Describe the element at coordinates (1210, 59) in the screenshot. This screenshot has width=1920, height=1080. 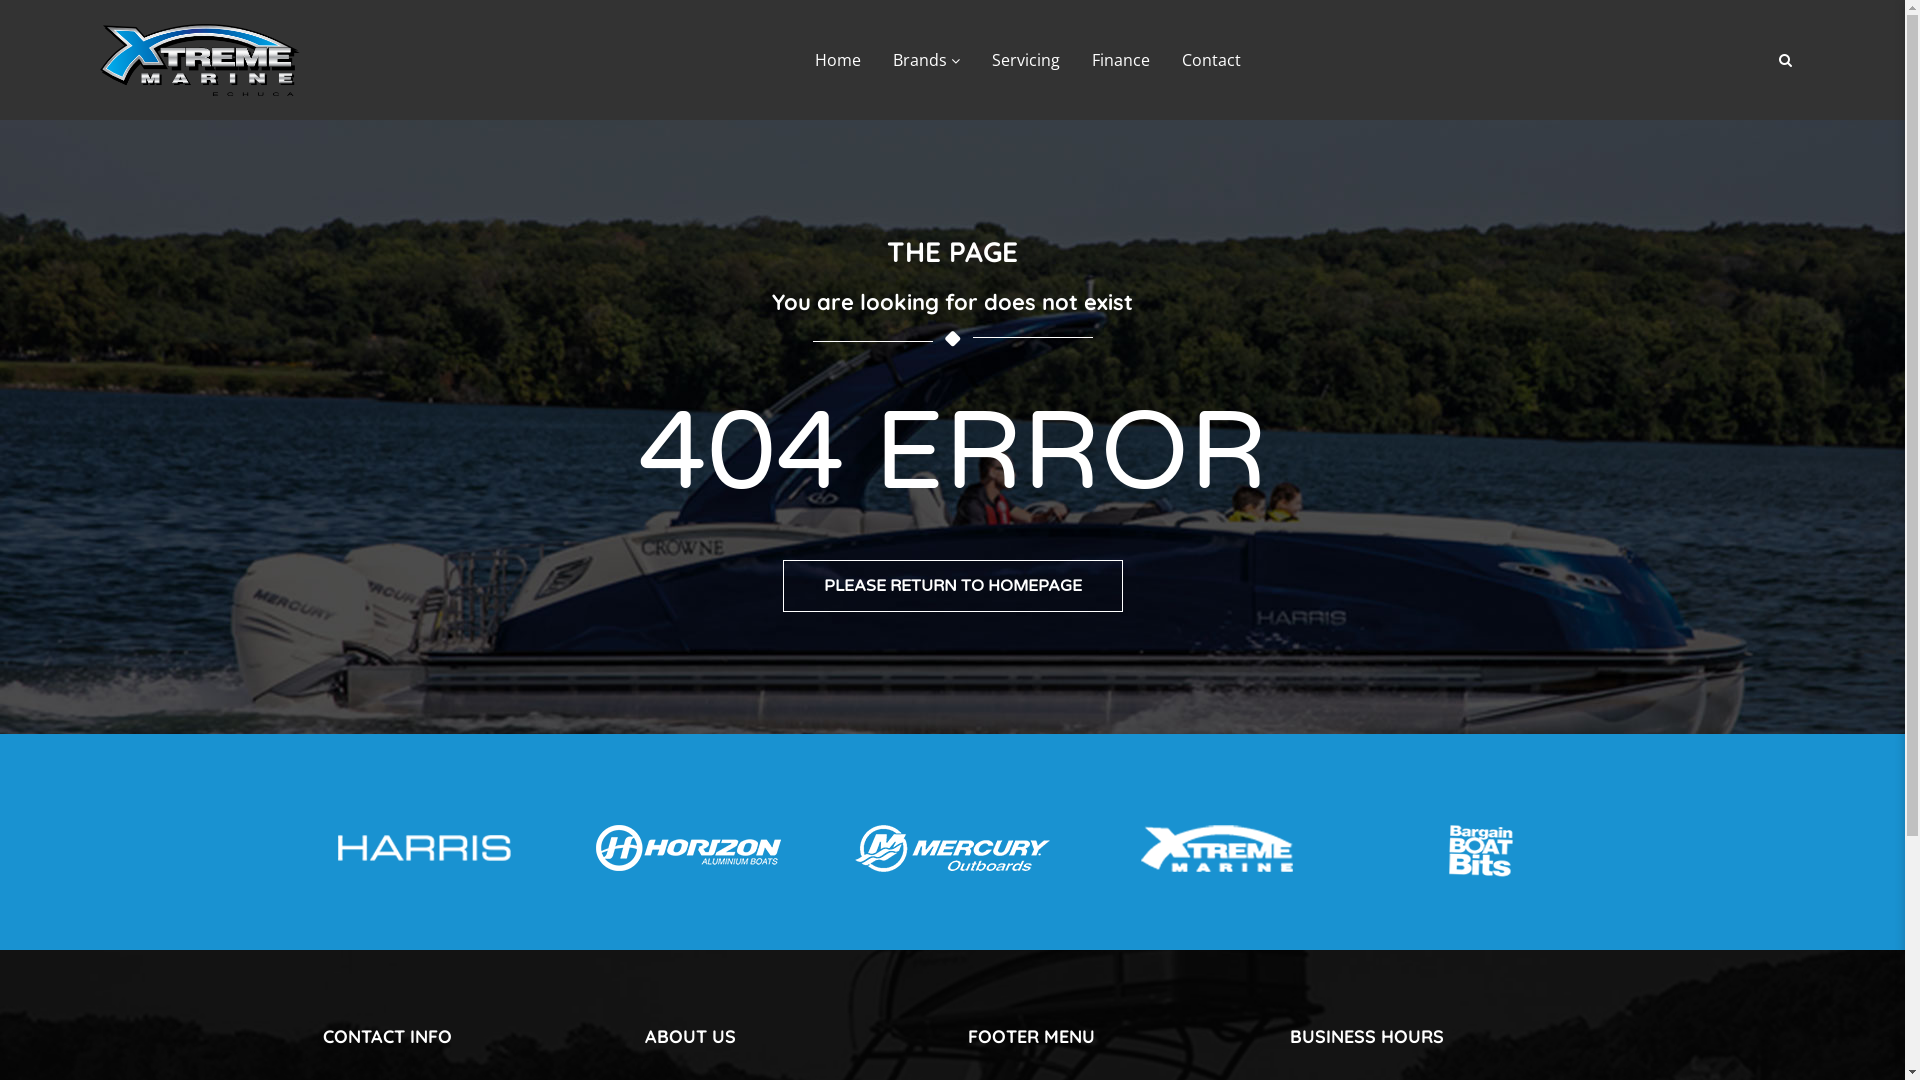
I see `'Contact'` at that location.